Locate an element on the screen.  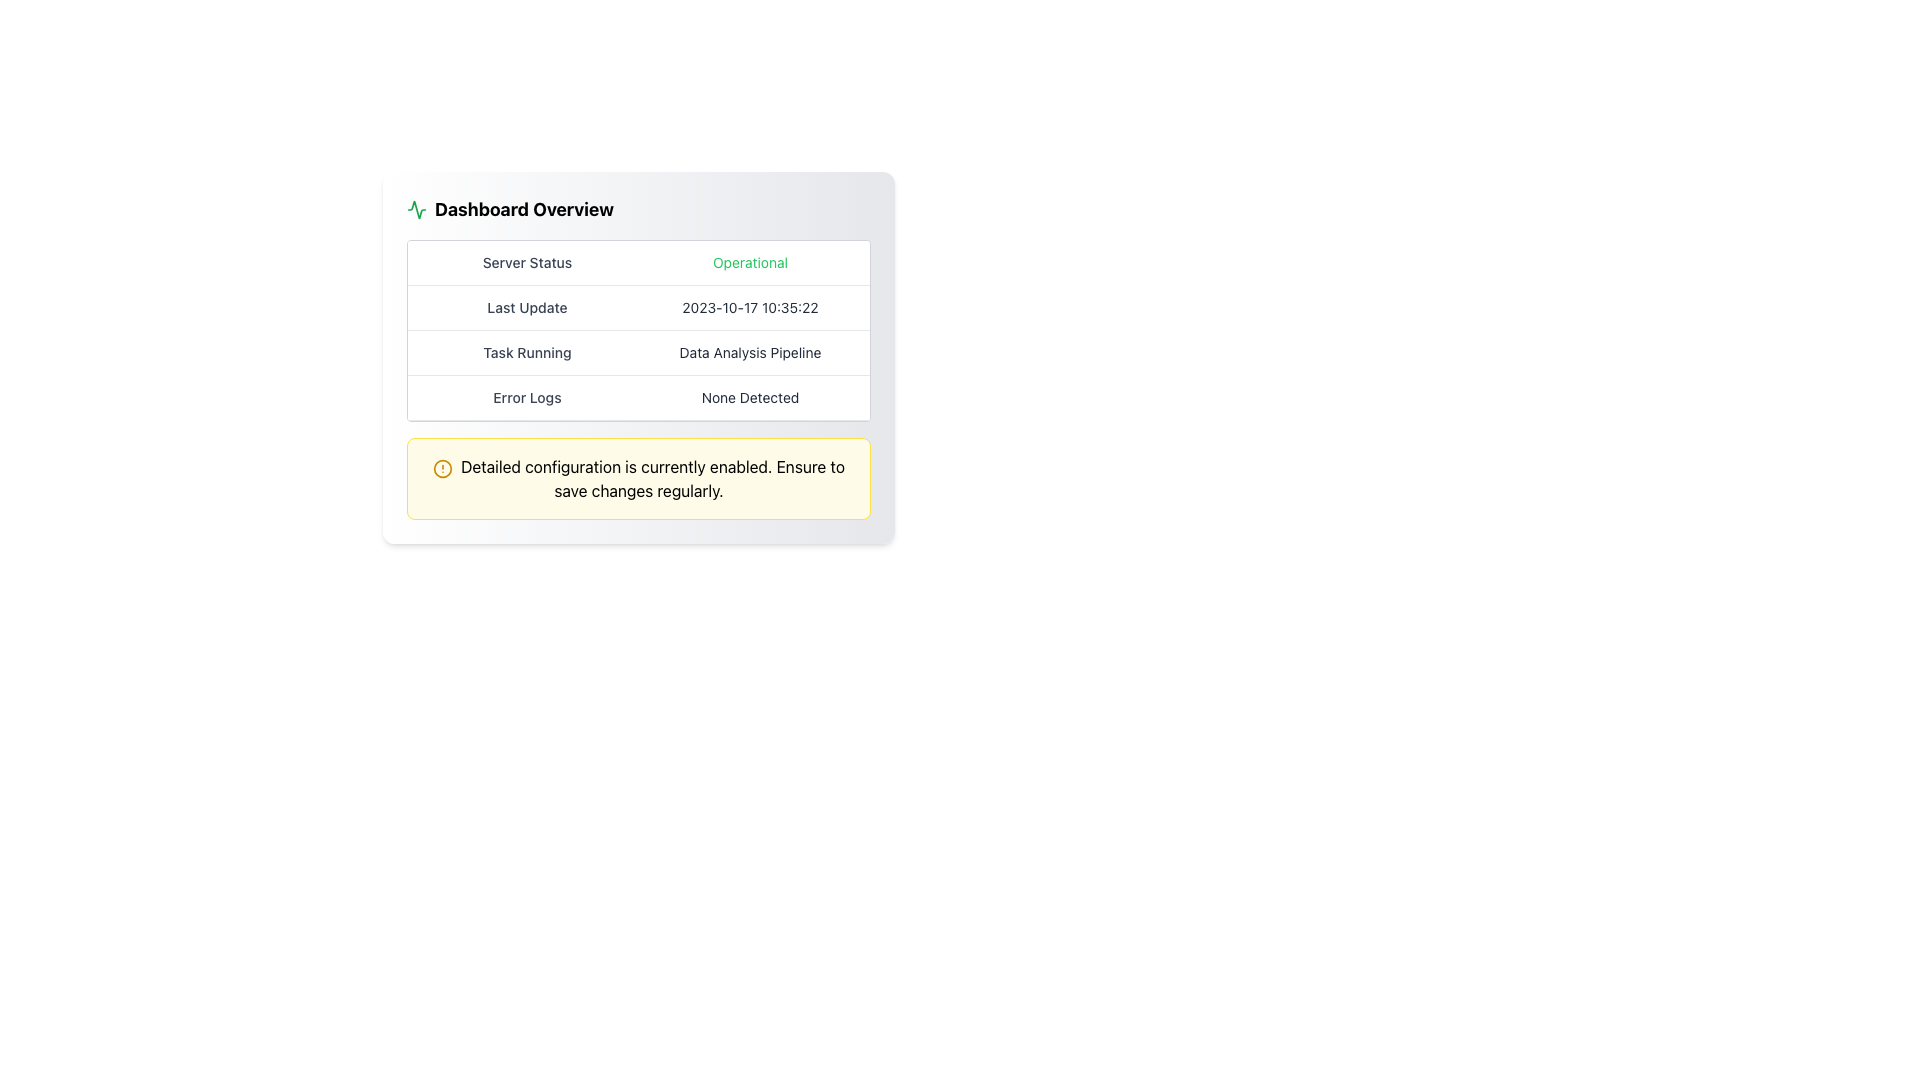
the non-interactive Text Label that displays the server's operational status, located in the second column of the first row within the 'Dashboard Overview' card is located at coordinates (749, 261).